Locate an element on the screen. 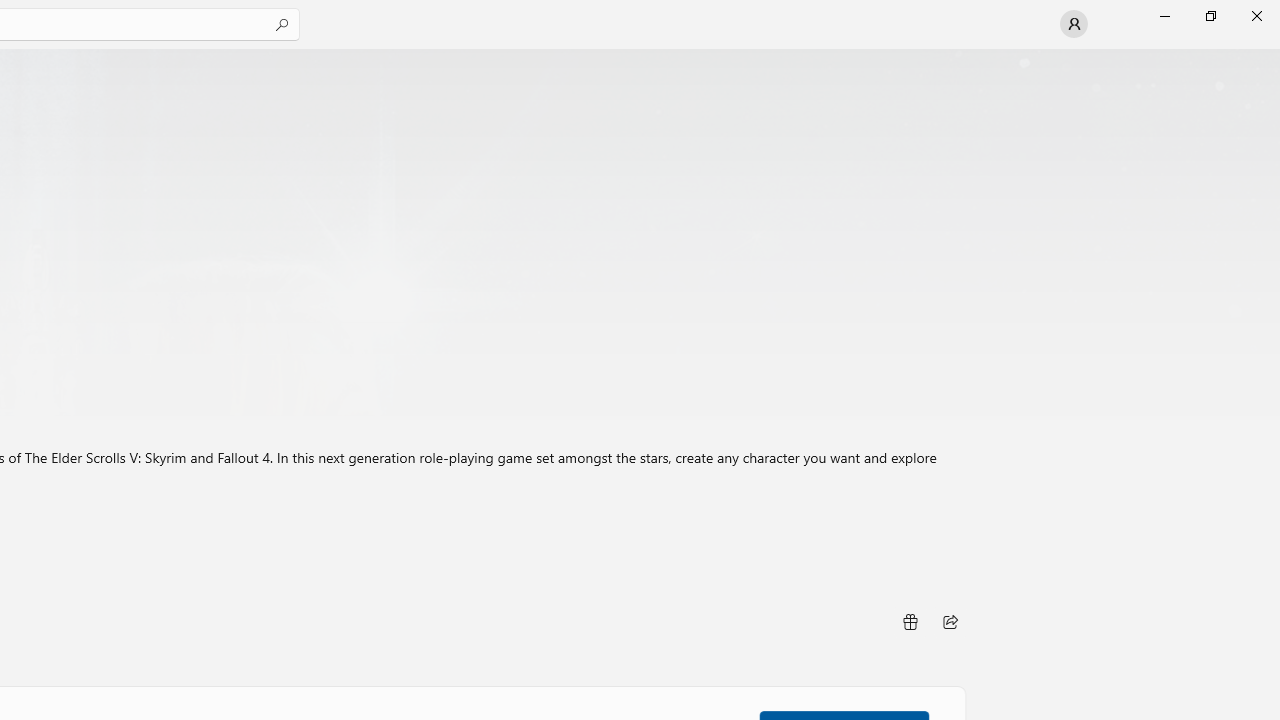 The height and width of the screenshot is (720, 1280). 'Buy as gift' is located at coordinates (908, 621).